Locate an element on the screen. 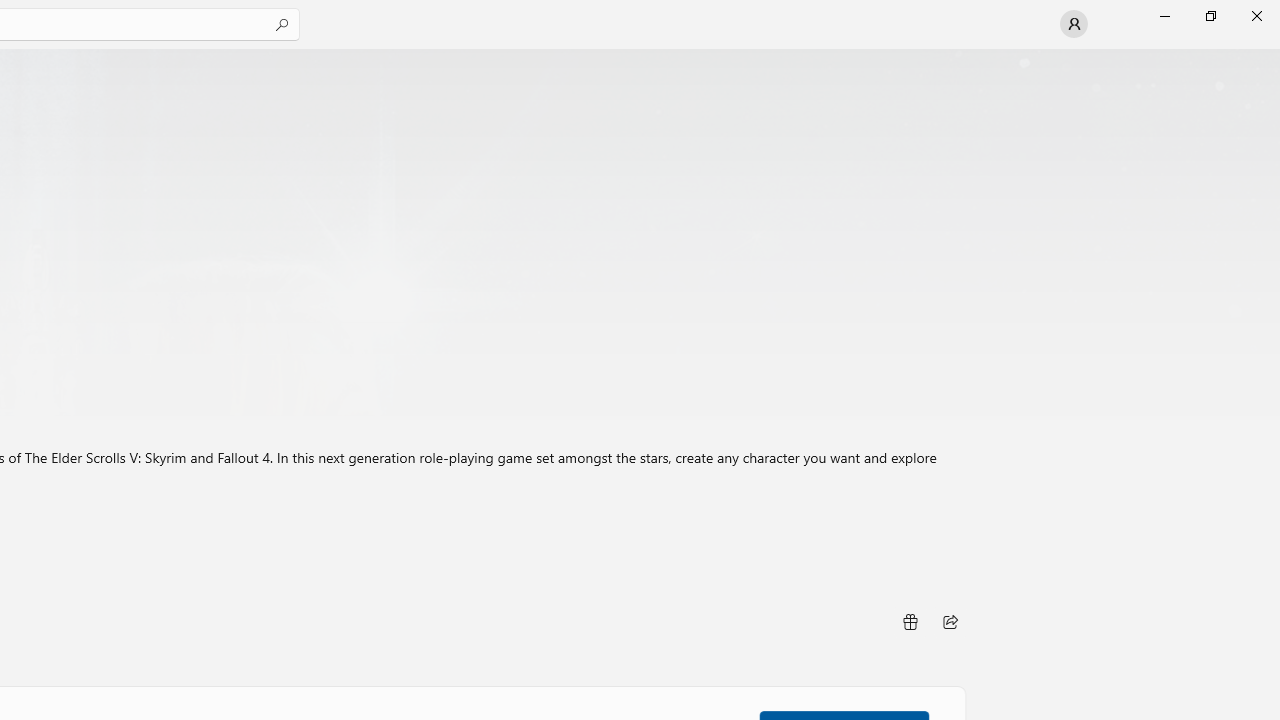 The height and width of the screenshot is (720, 1280). 'Buy as gift' is located at coordinates (908, 621).